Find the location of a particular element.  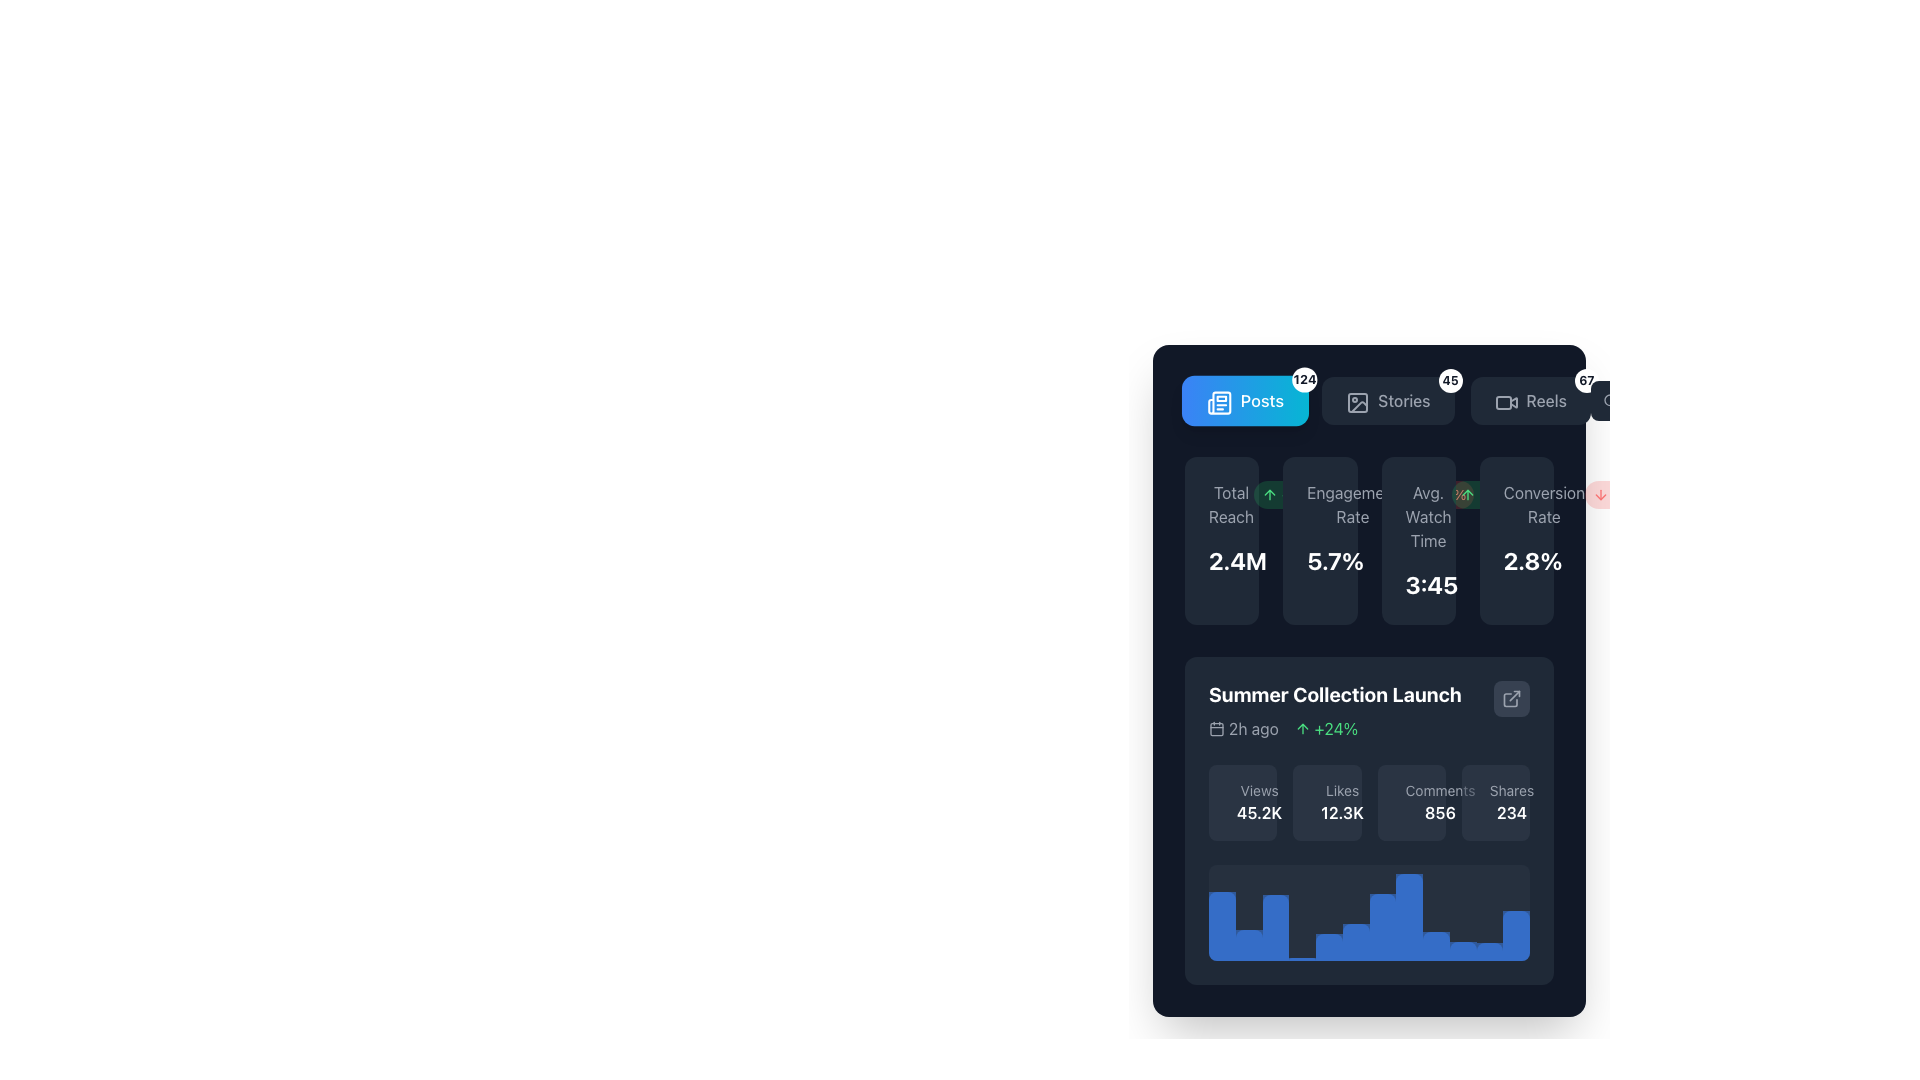

the navigation button with a badge for 'Reels' located in the top-right corner of the interface is located at coordinates (1529, 401).